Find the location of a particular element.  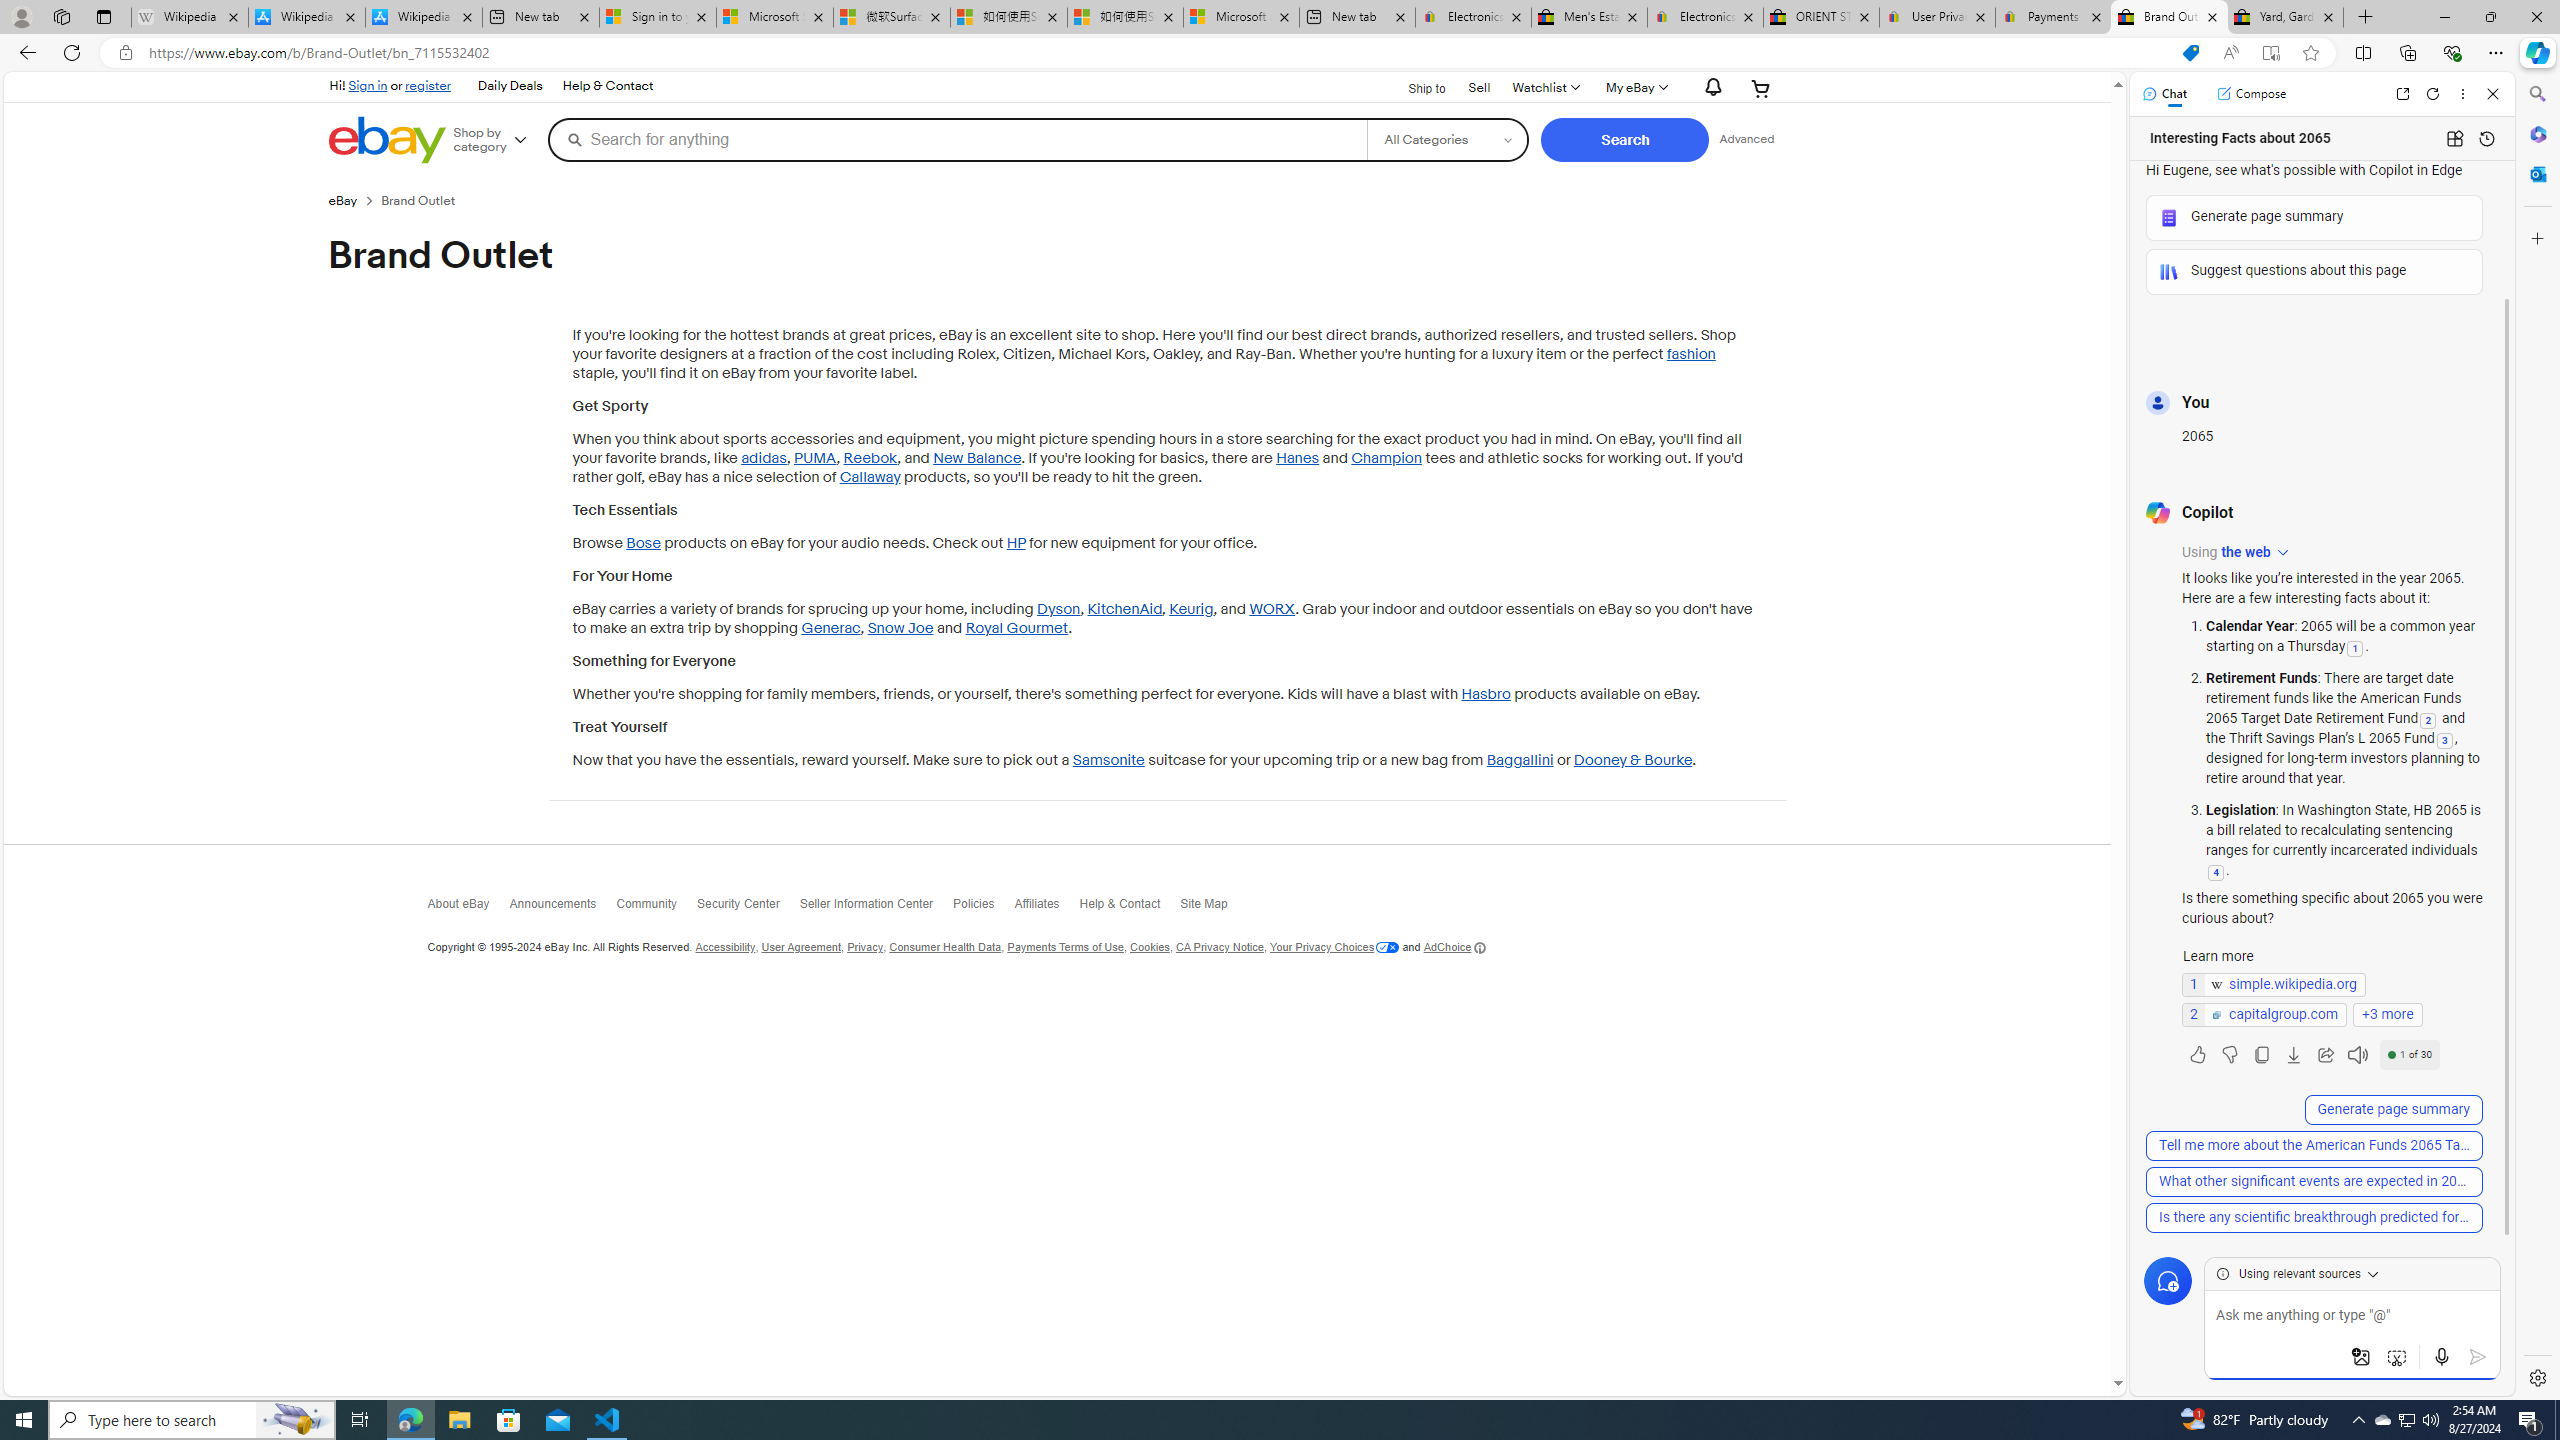

'Watchlist' is located at coordinates (1544, 87).